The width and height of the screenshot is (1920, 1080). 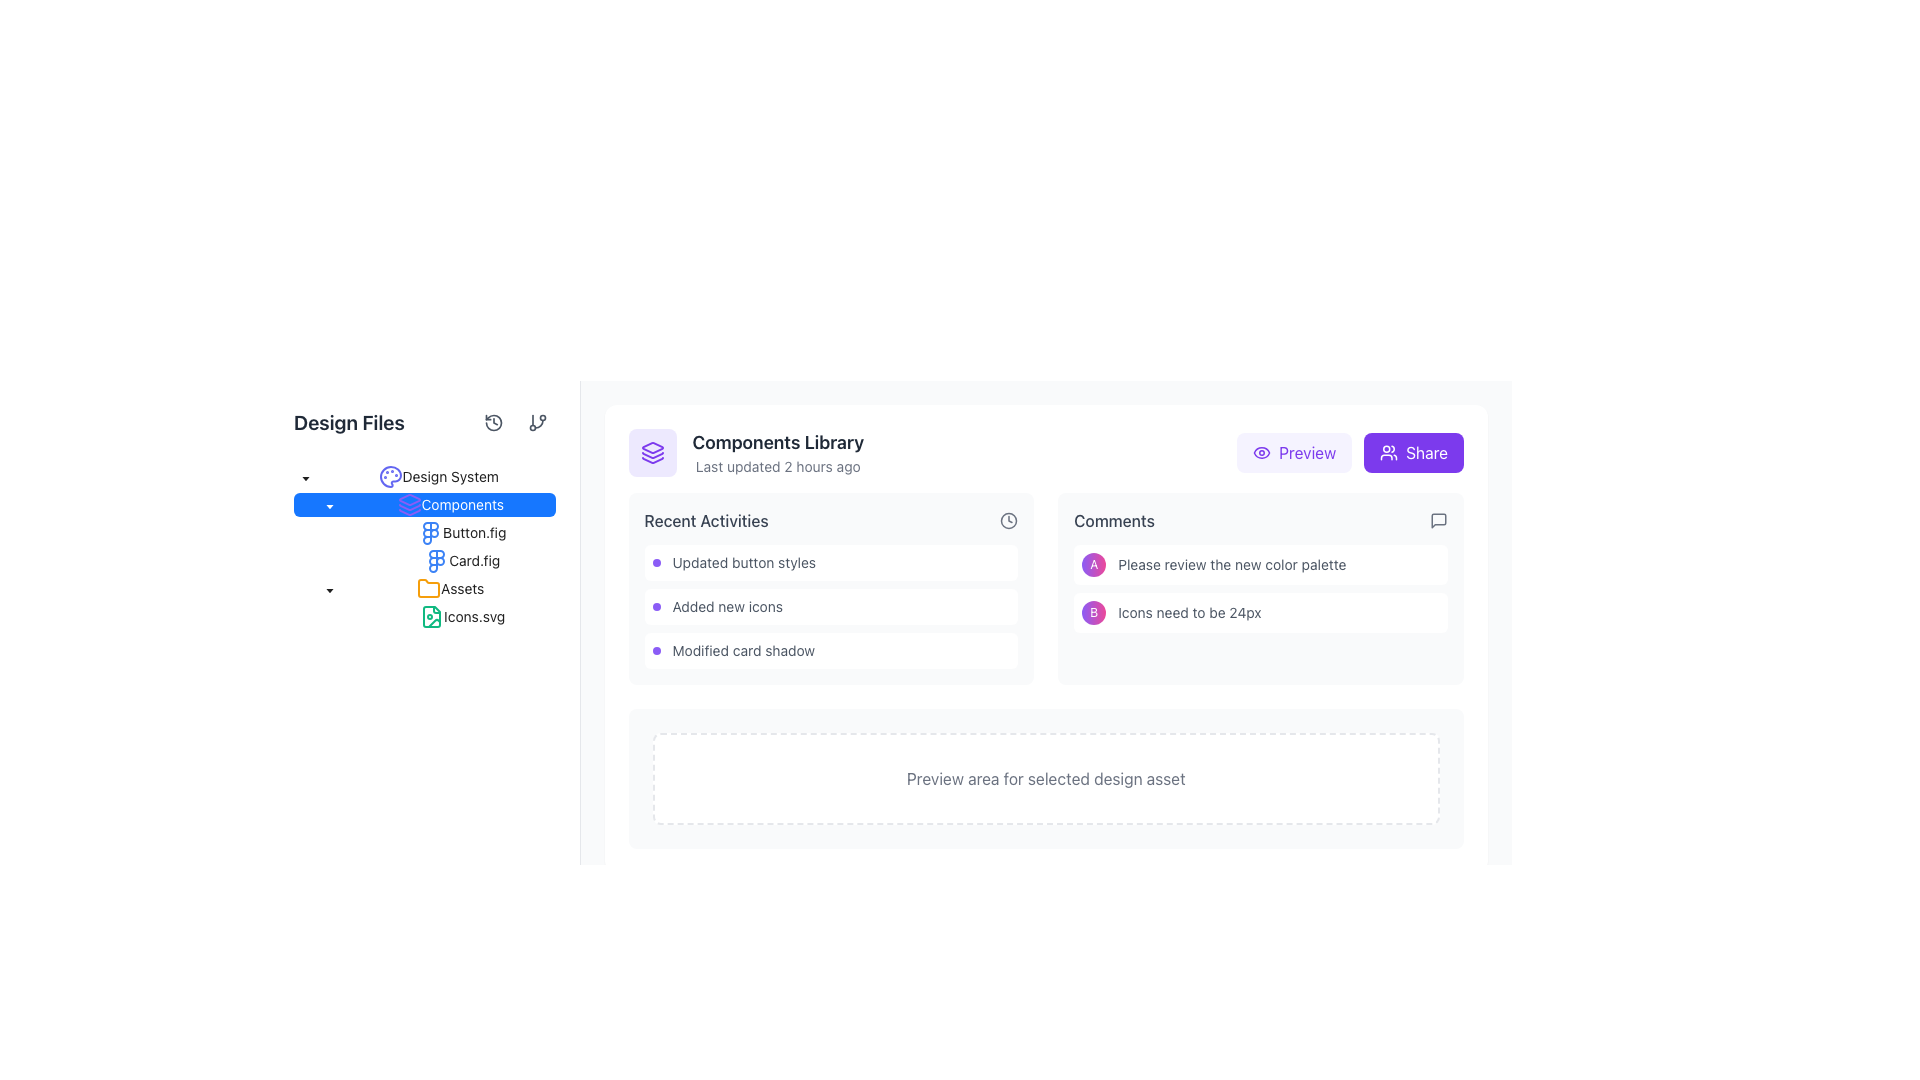 What do you see at coordinates (423, 560) in the screenshot?
I see `on the 'Card.fig' Tree Item, which is a text label styled in blue and located within the 'Components' section of the left sidebar` at bounding box center [423, 560].